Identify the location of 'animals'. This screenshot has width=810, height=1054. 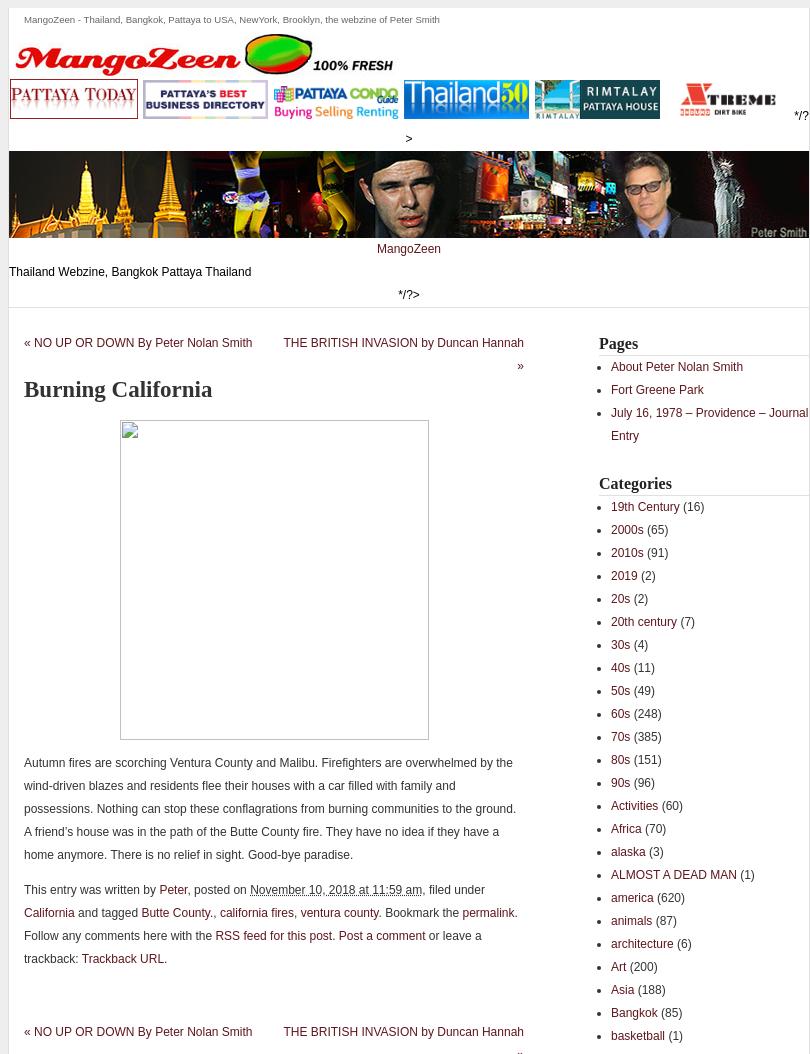
(630, 919).